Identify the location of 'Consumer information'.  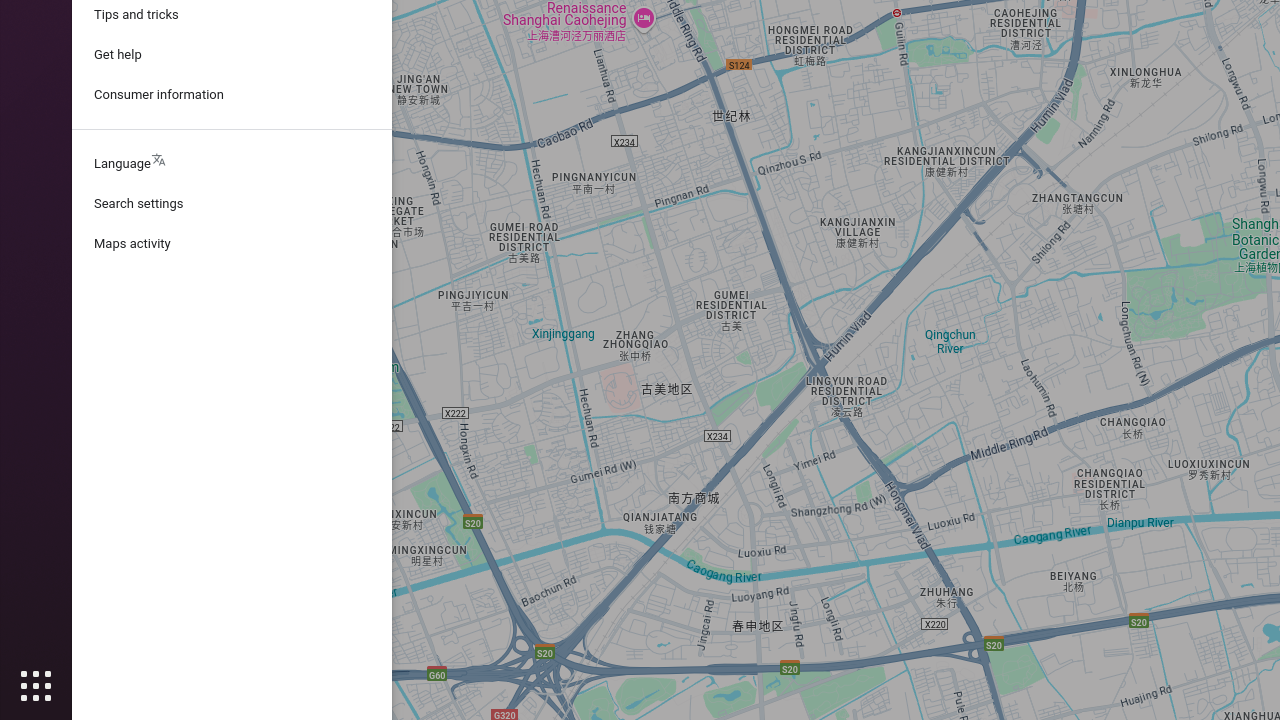
(231, 94).